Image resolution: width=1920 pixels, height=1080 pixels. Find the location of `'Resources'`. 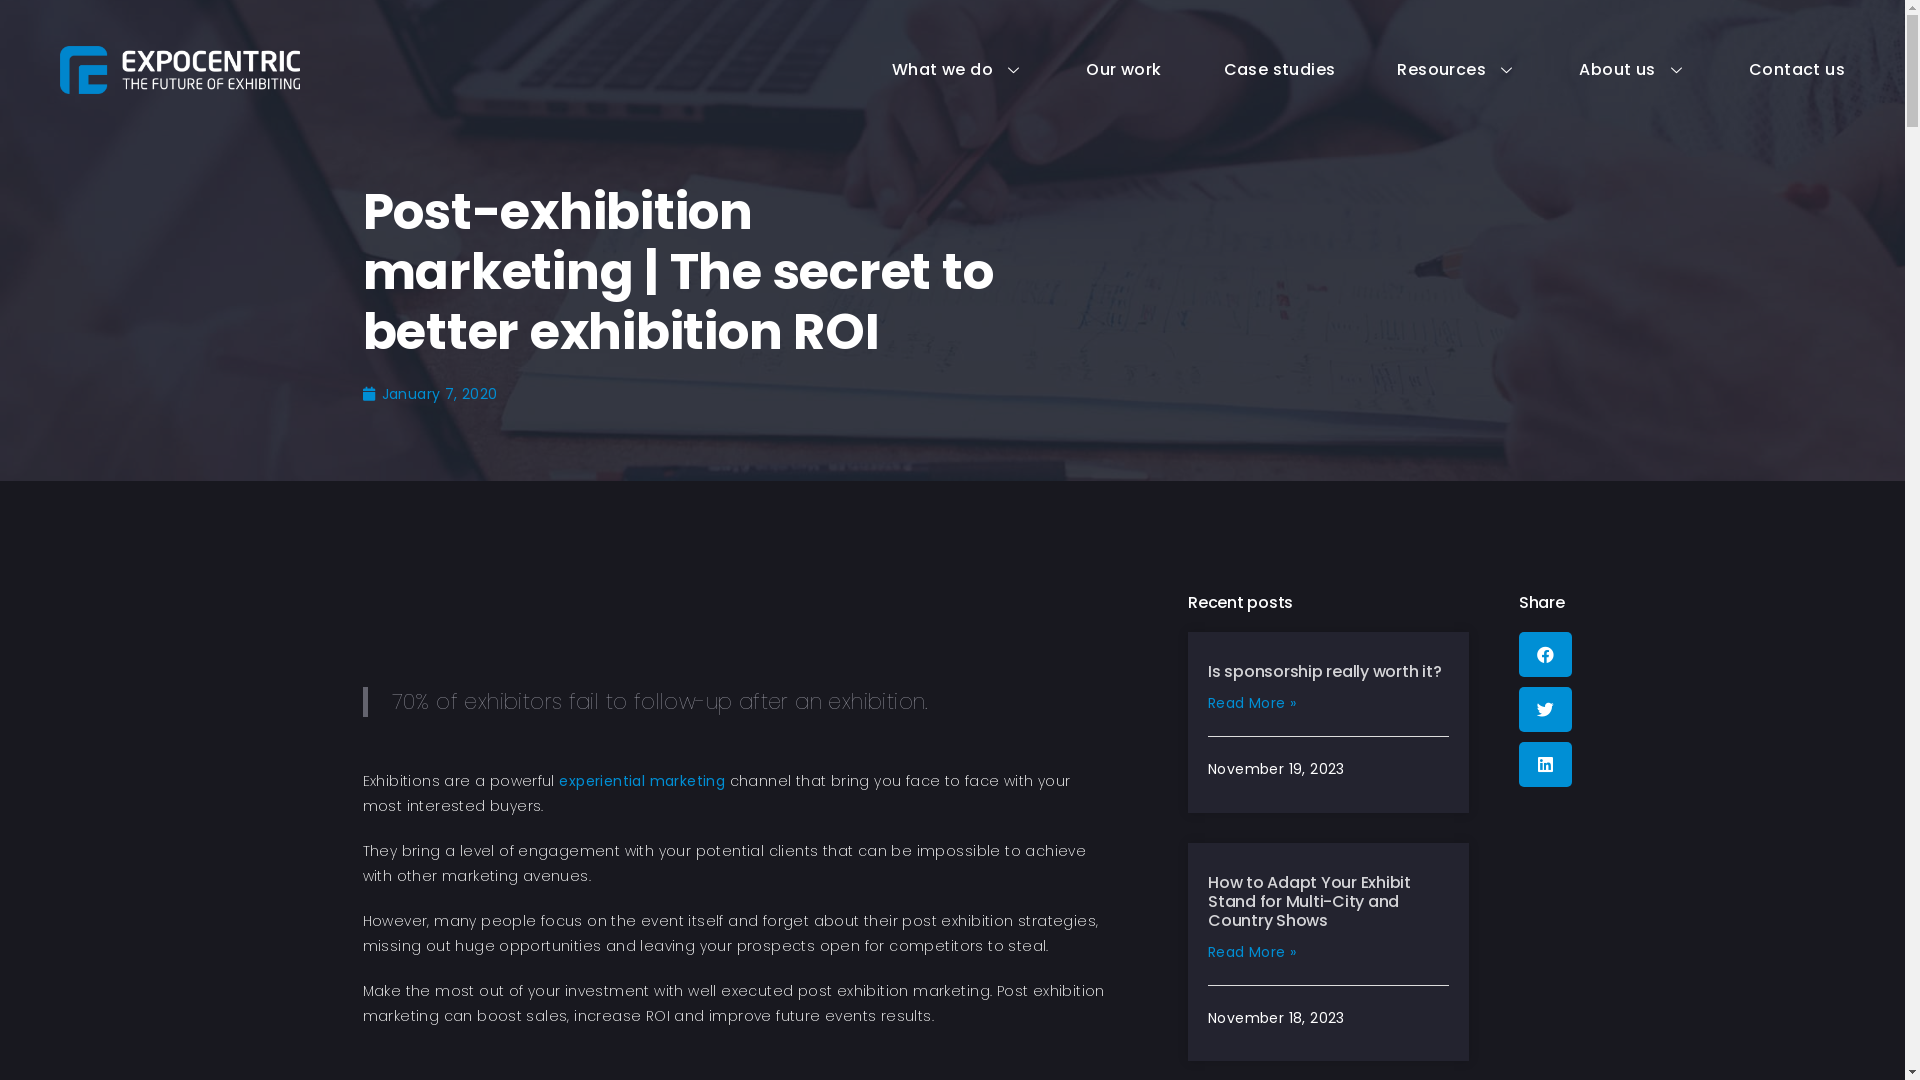

'Resources' is located at coordinates (1424, 68).